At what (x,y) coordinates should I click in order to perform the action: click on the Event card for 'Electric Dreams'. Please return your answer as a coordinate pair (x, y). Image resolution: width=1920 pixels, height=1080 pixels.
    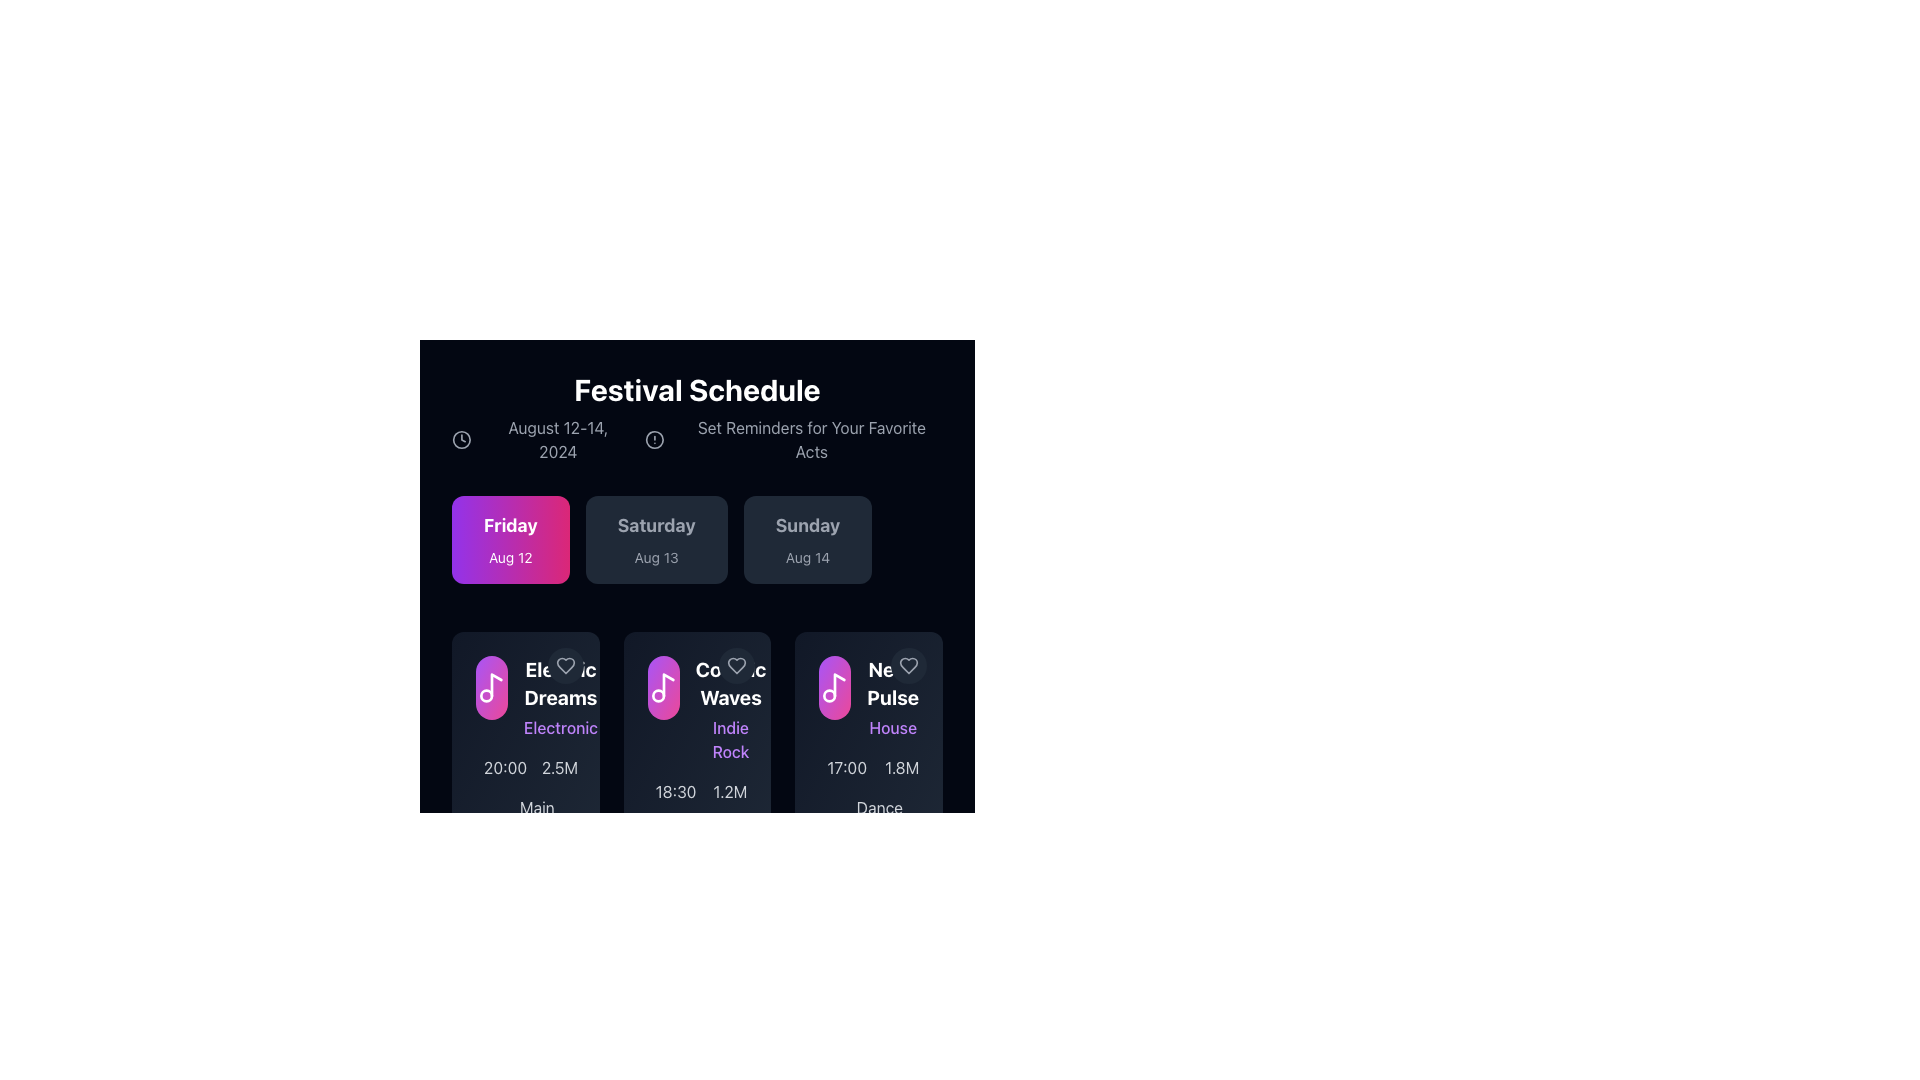
    Looking at the image, I should click on (525, 697).